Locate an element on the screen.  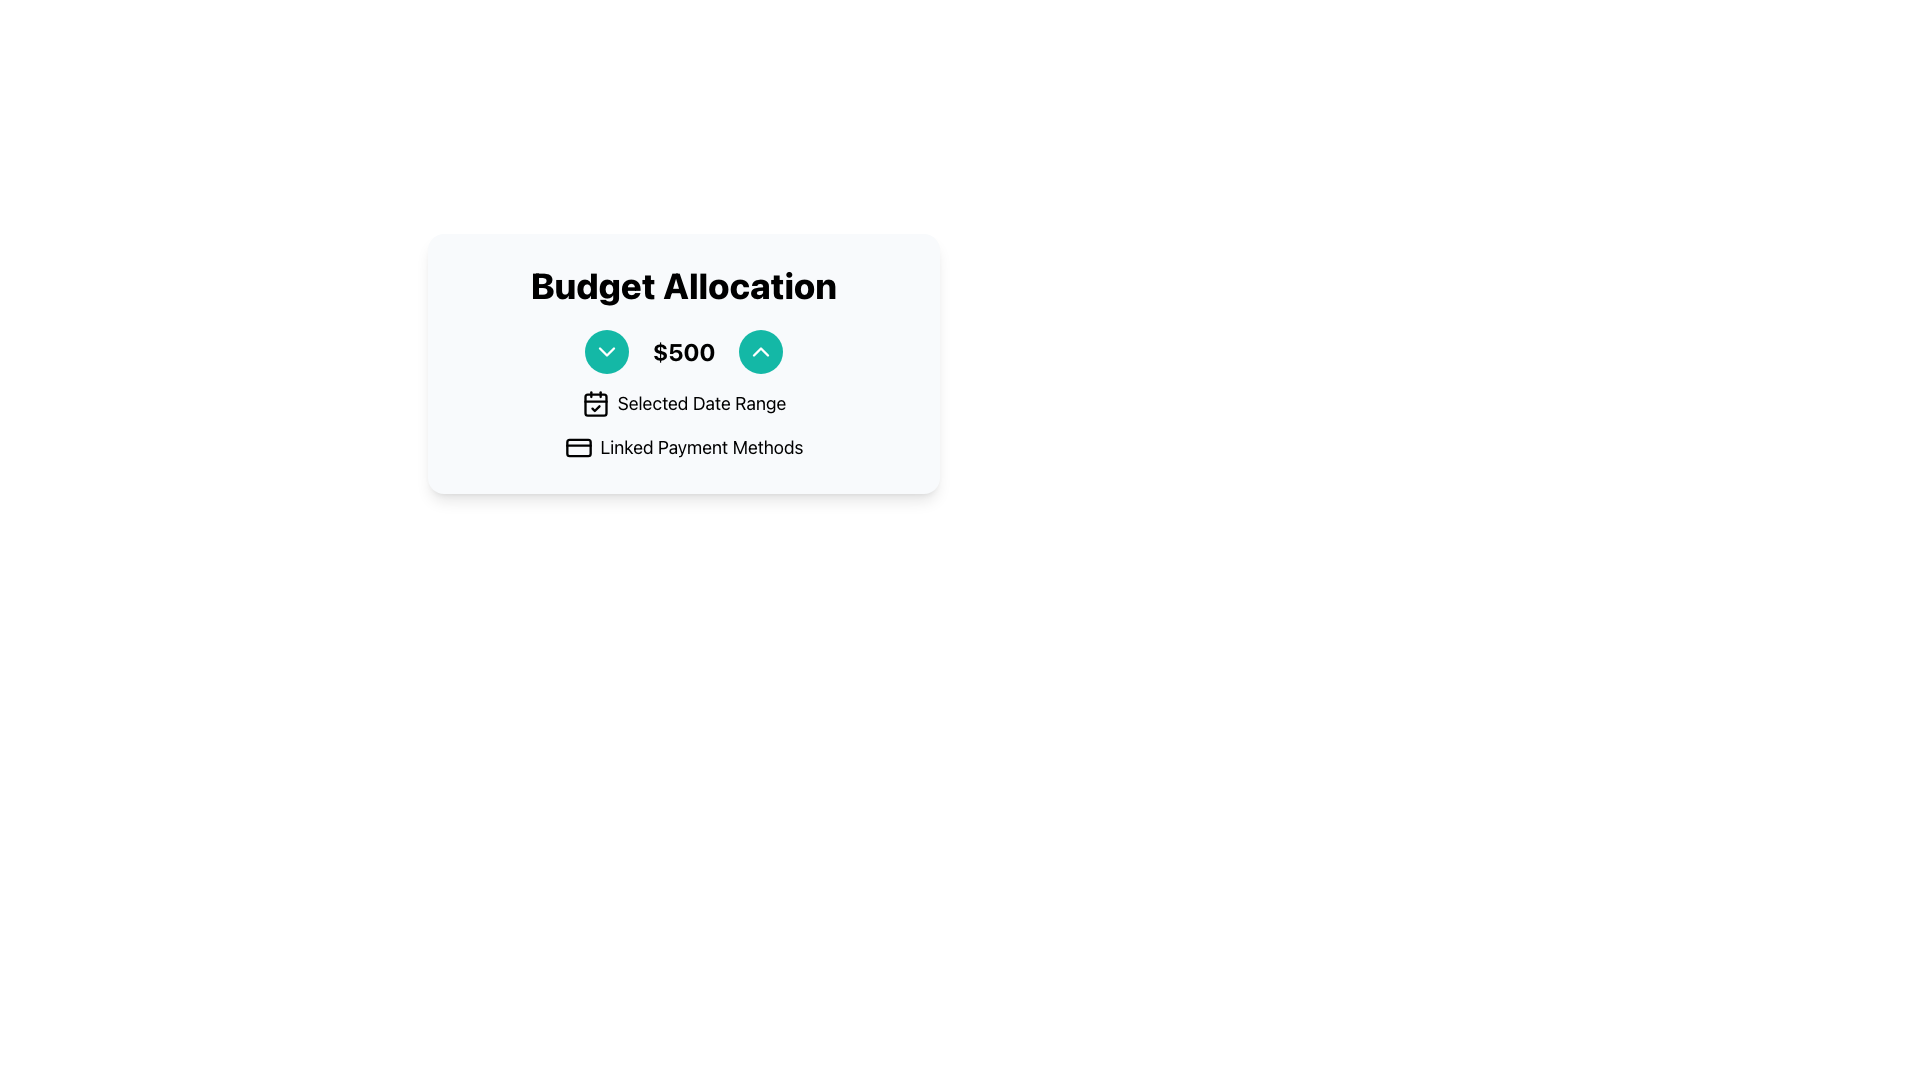
the icon indicating or launching the date selection feature, located to the left of the 'Selected Date Range' label under the 'Budget Allocation' section is located at coordinates (594, 404).